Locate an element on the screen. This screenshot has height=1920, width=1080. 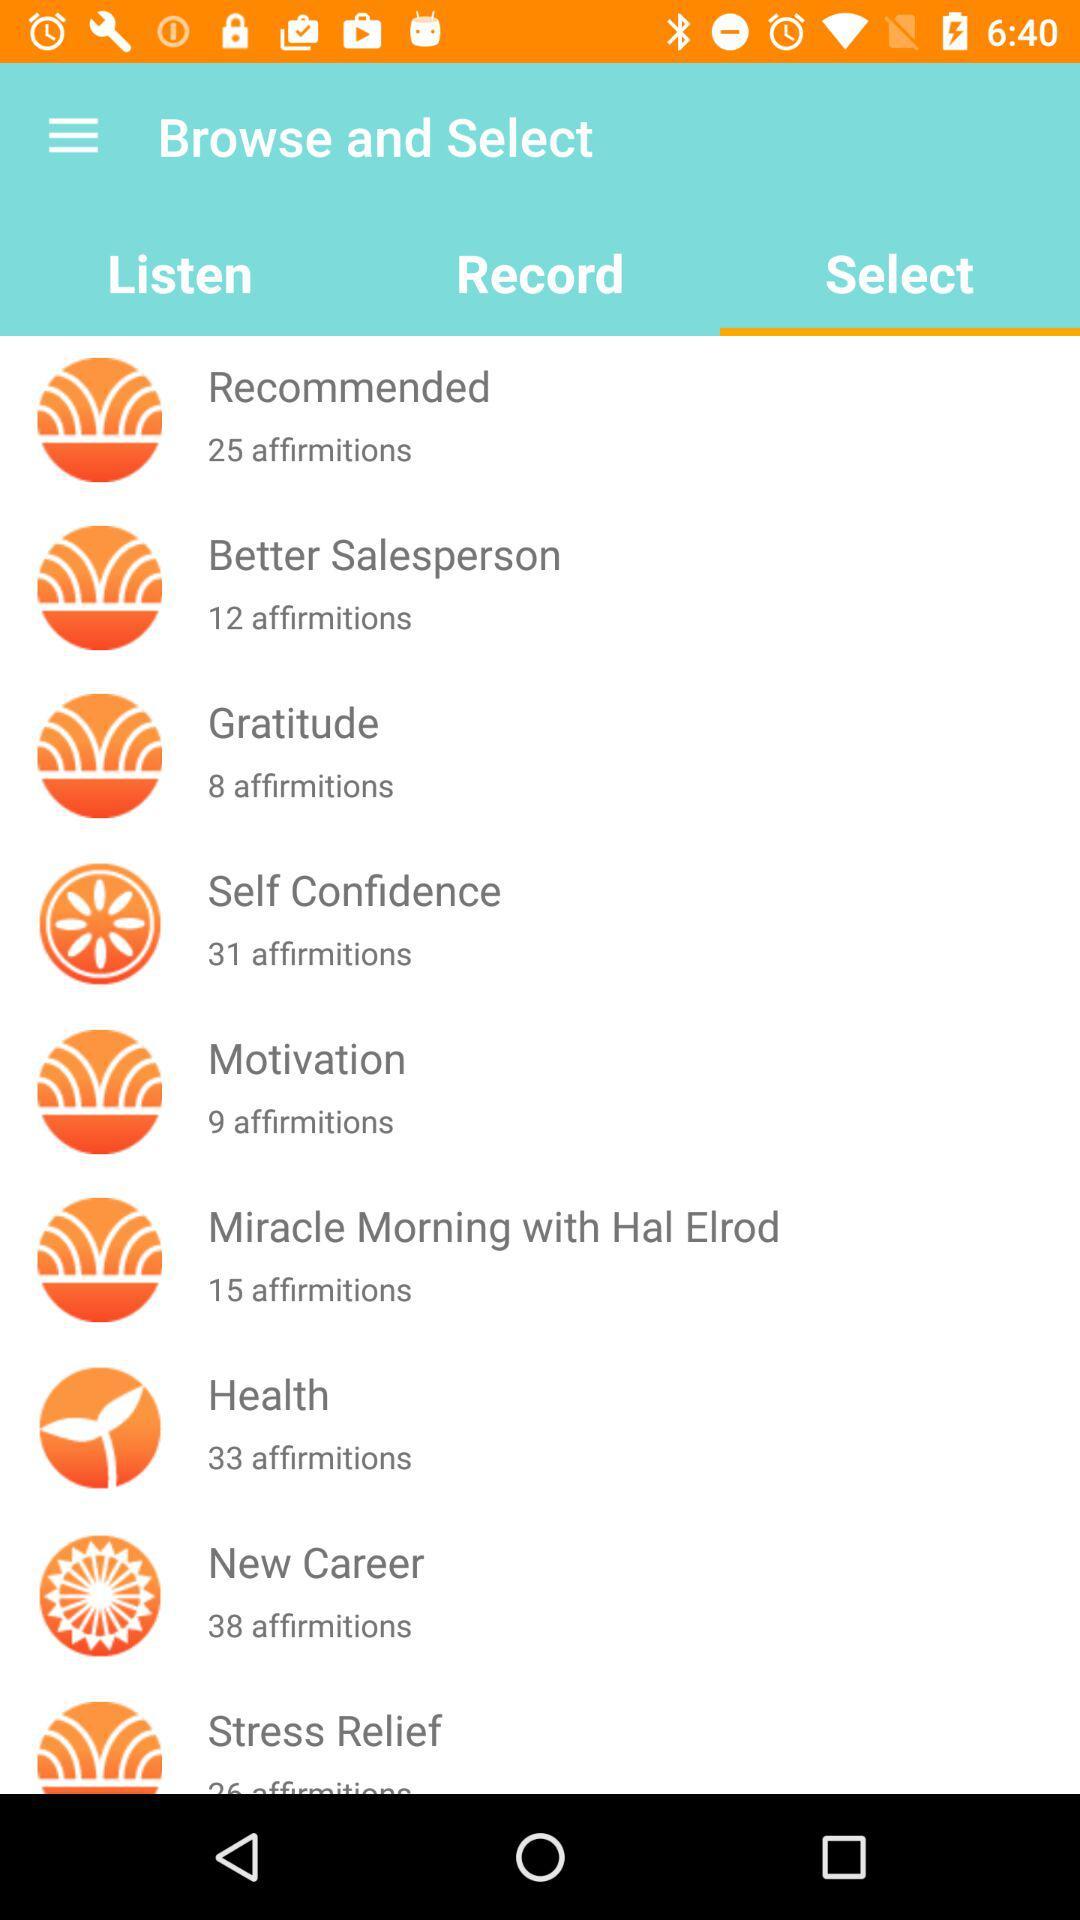
the 15 affirmitions is located at coordinates (639, 1301).